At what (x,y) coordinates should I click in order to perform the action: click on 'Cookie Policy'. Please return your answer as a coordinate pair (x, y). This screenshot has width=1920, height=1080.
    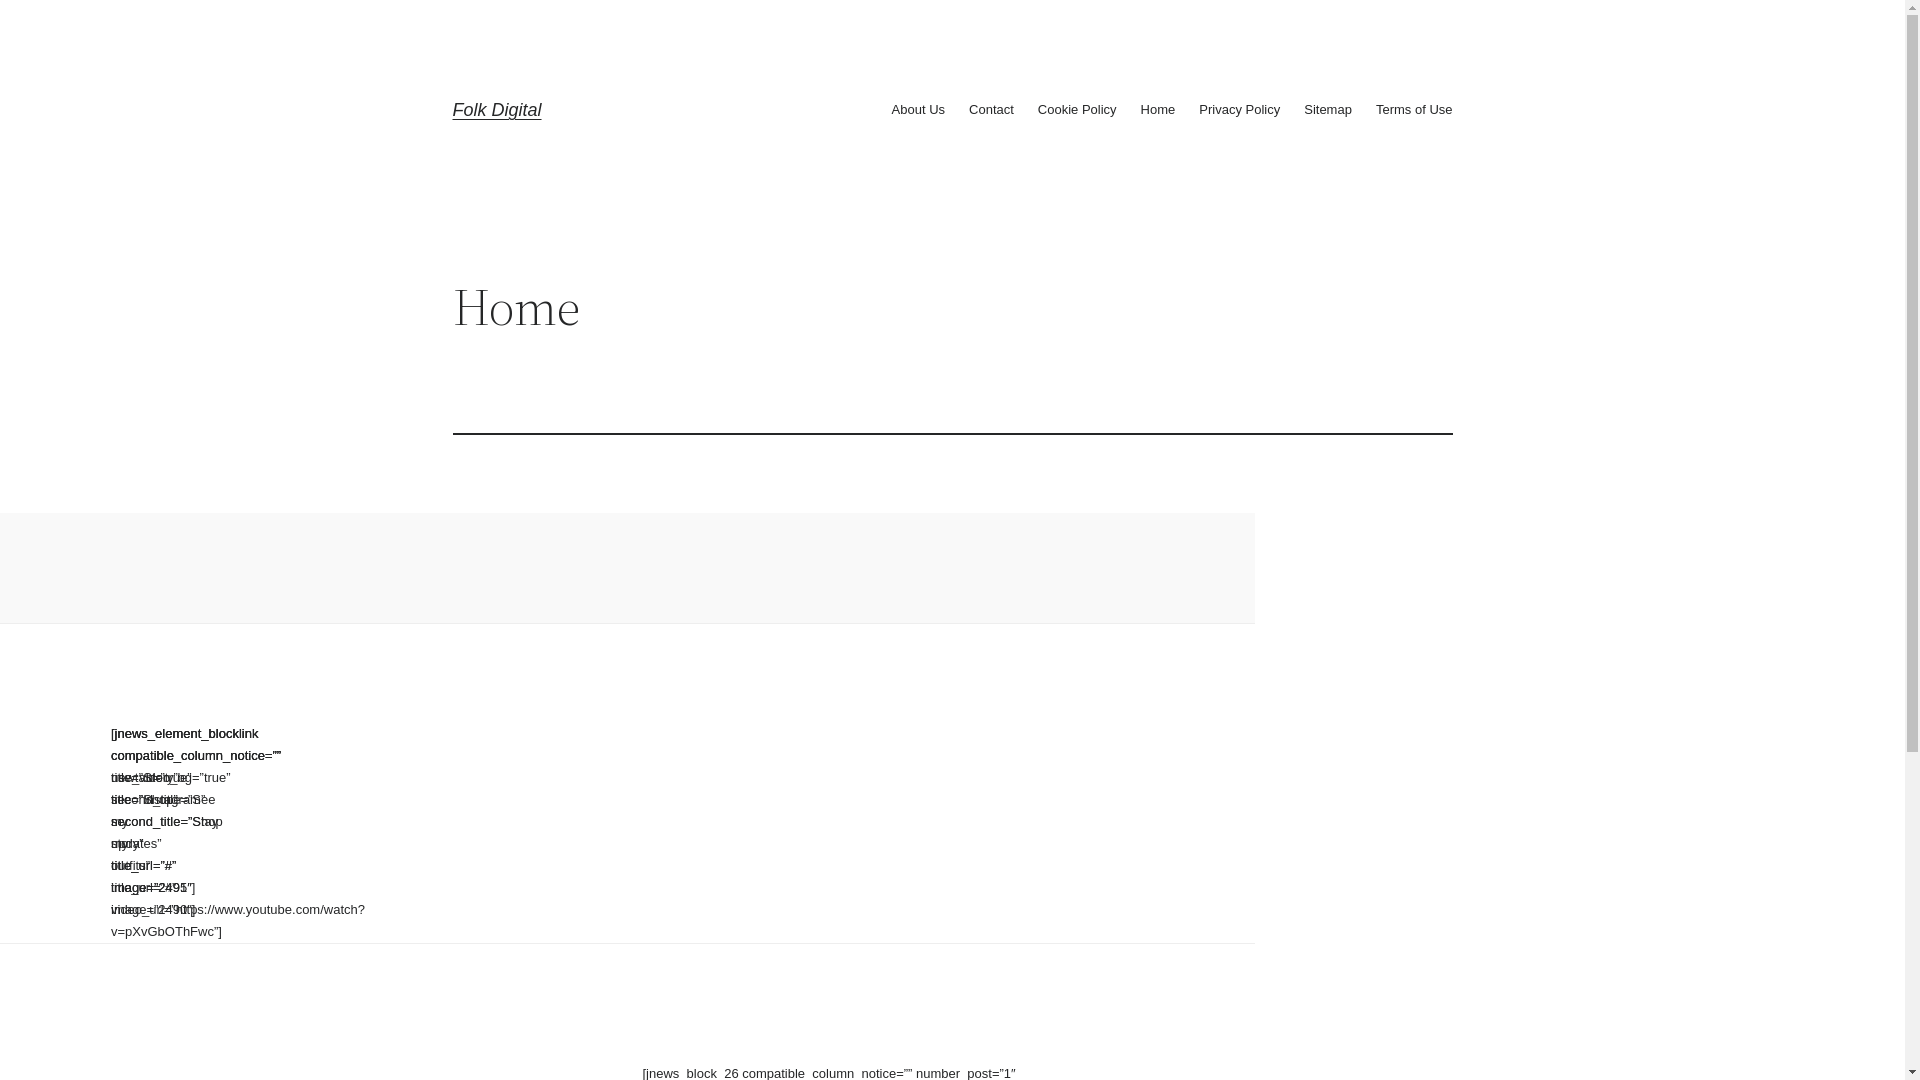
    Looking at the image, I should click on (1076, 110).